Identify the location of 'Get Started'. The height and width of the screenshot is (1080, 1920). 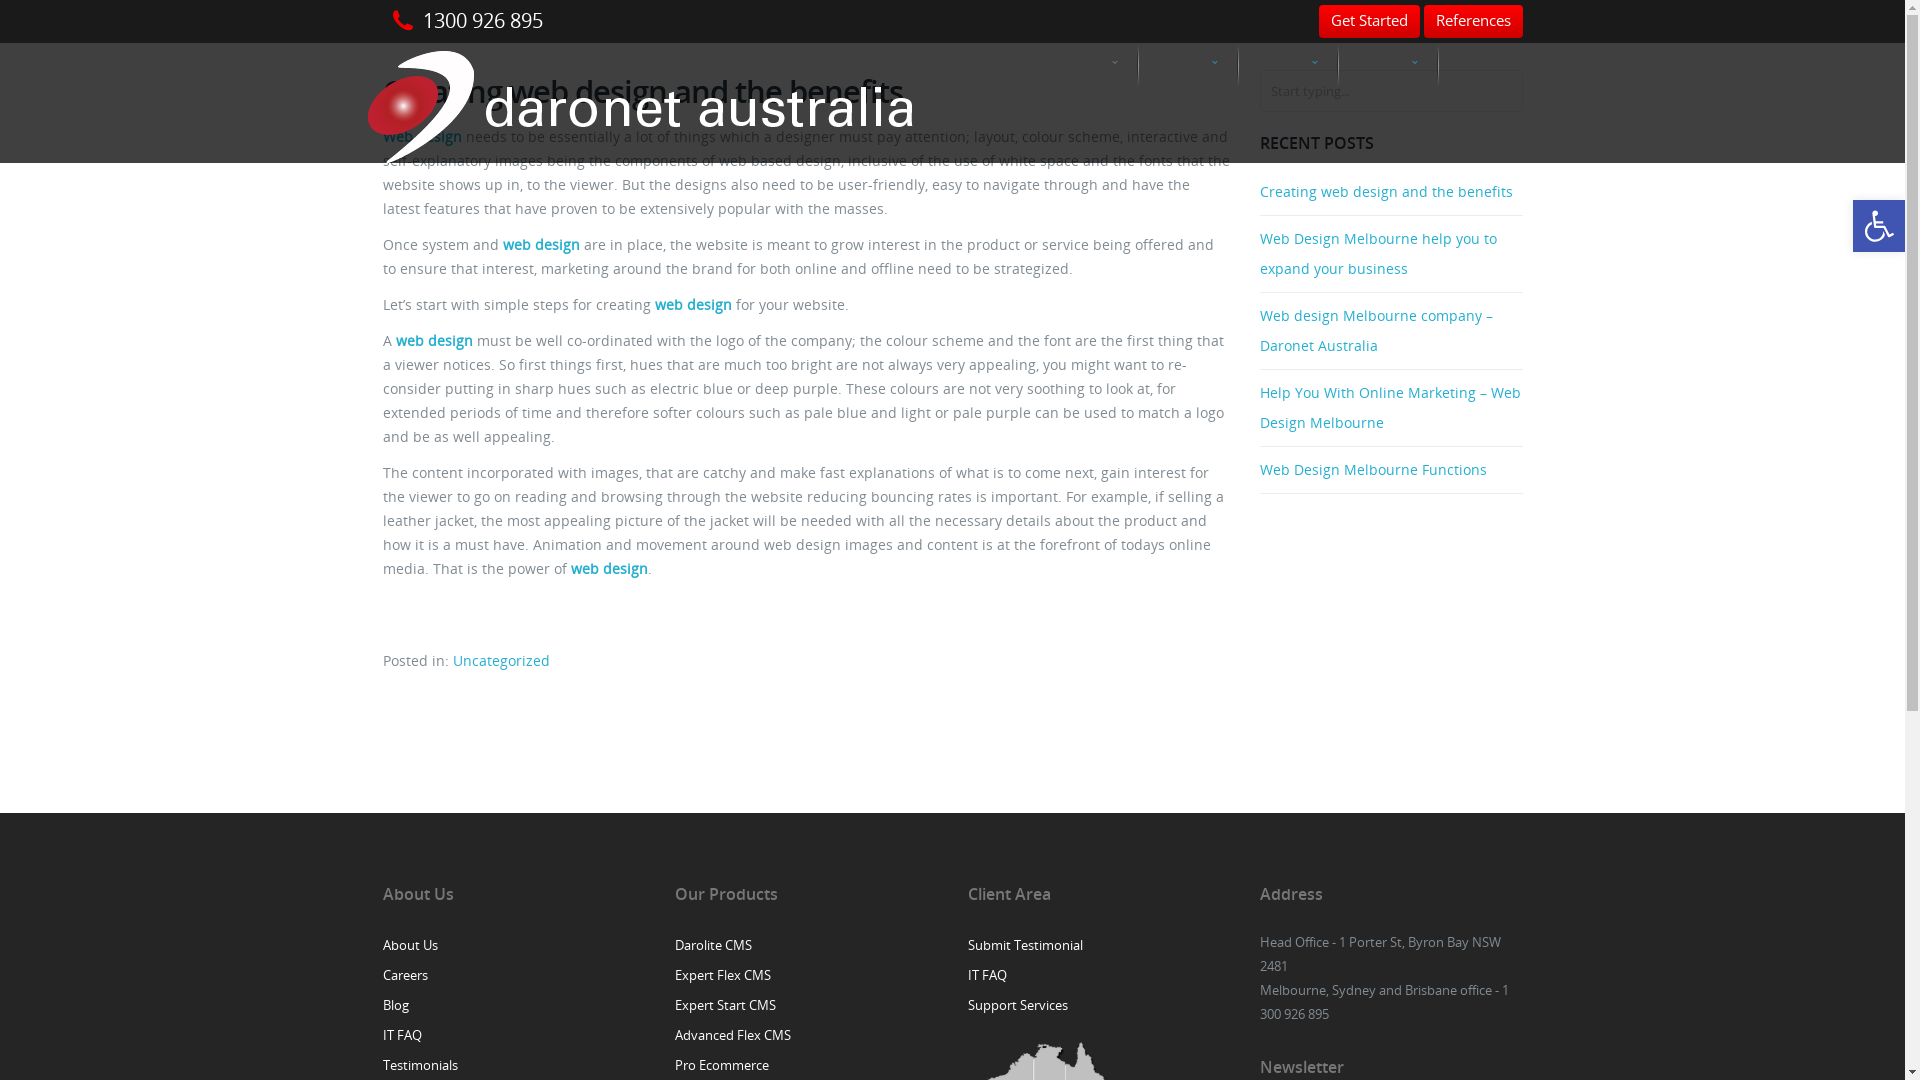
(1367, 21).